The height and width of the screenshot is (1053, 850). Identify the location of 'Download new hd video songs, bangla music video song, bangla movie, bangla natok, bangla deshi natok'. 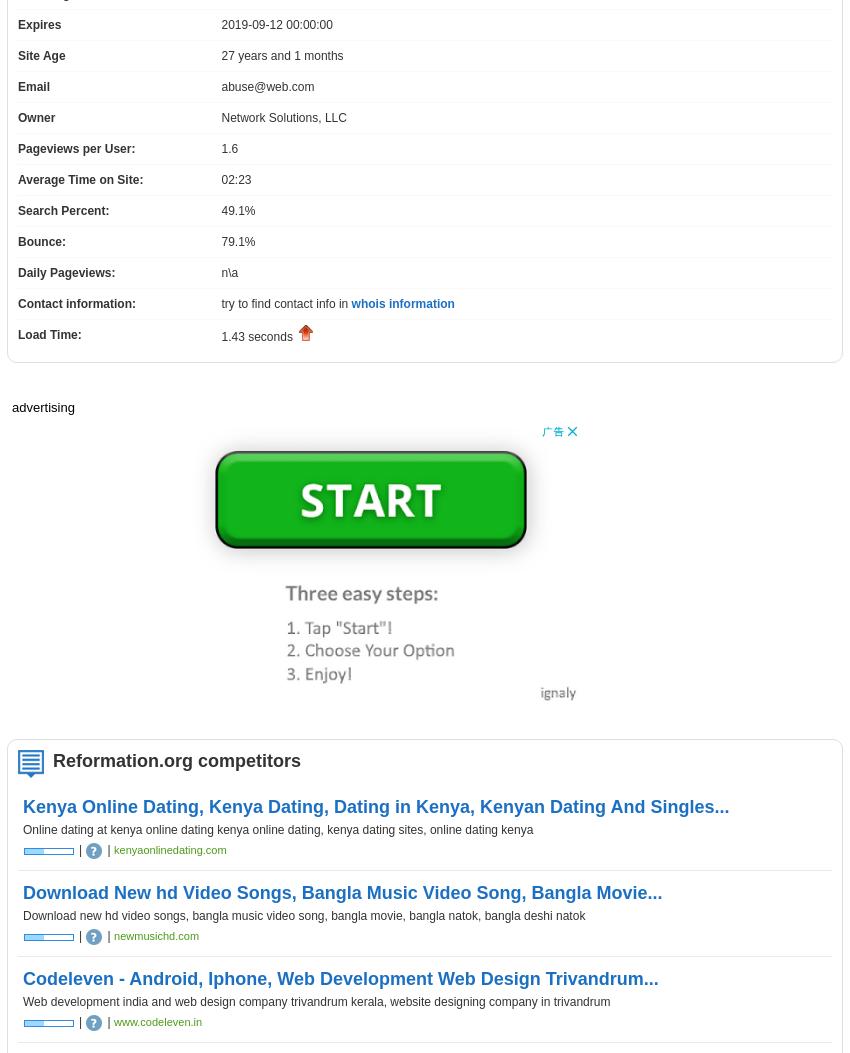
(303, 915).